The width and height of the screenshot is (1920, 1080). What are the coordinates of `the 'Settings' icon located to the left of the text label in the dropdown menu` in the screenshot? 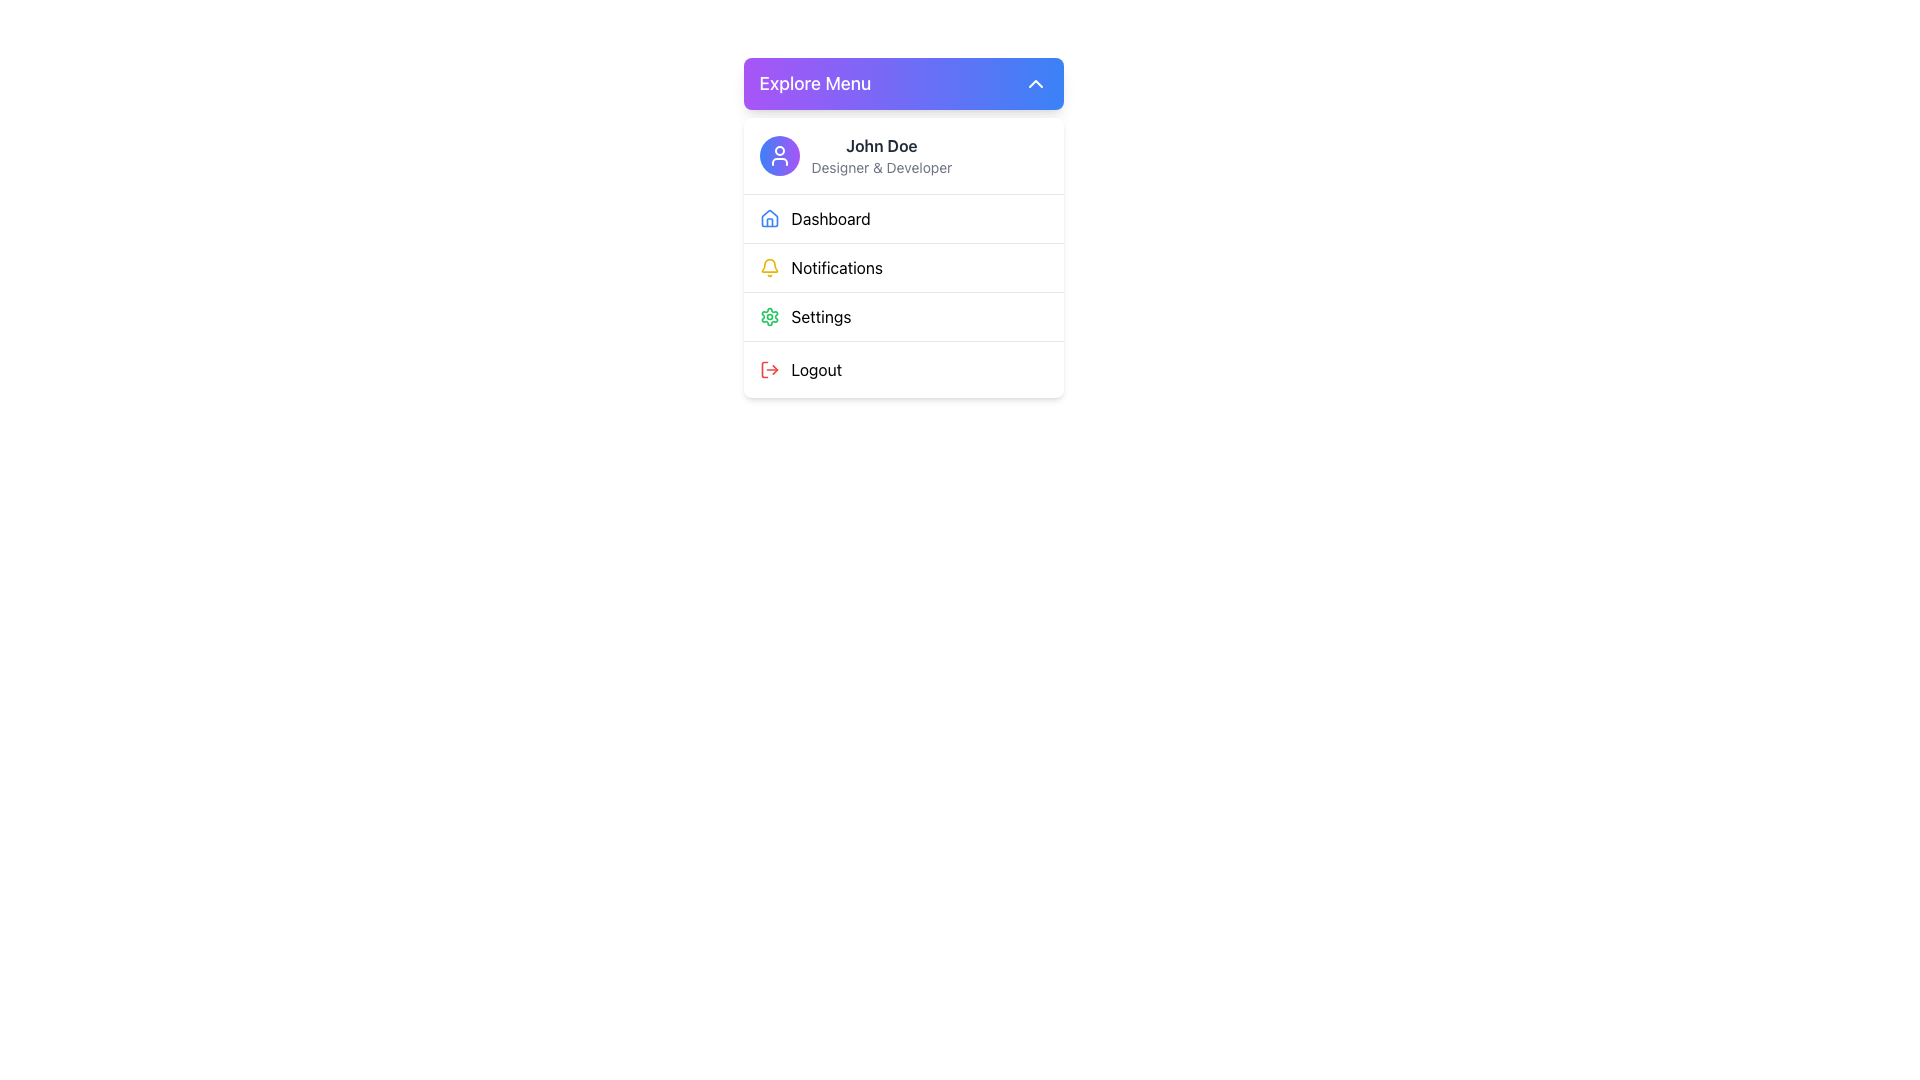 It's located at (768, 315).